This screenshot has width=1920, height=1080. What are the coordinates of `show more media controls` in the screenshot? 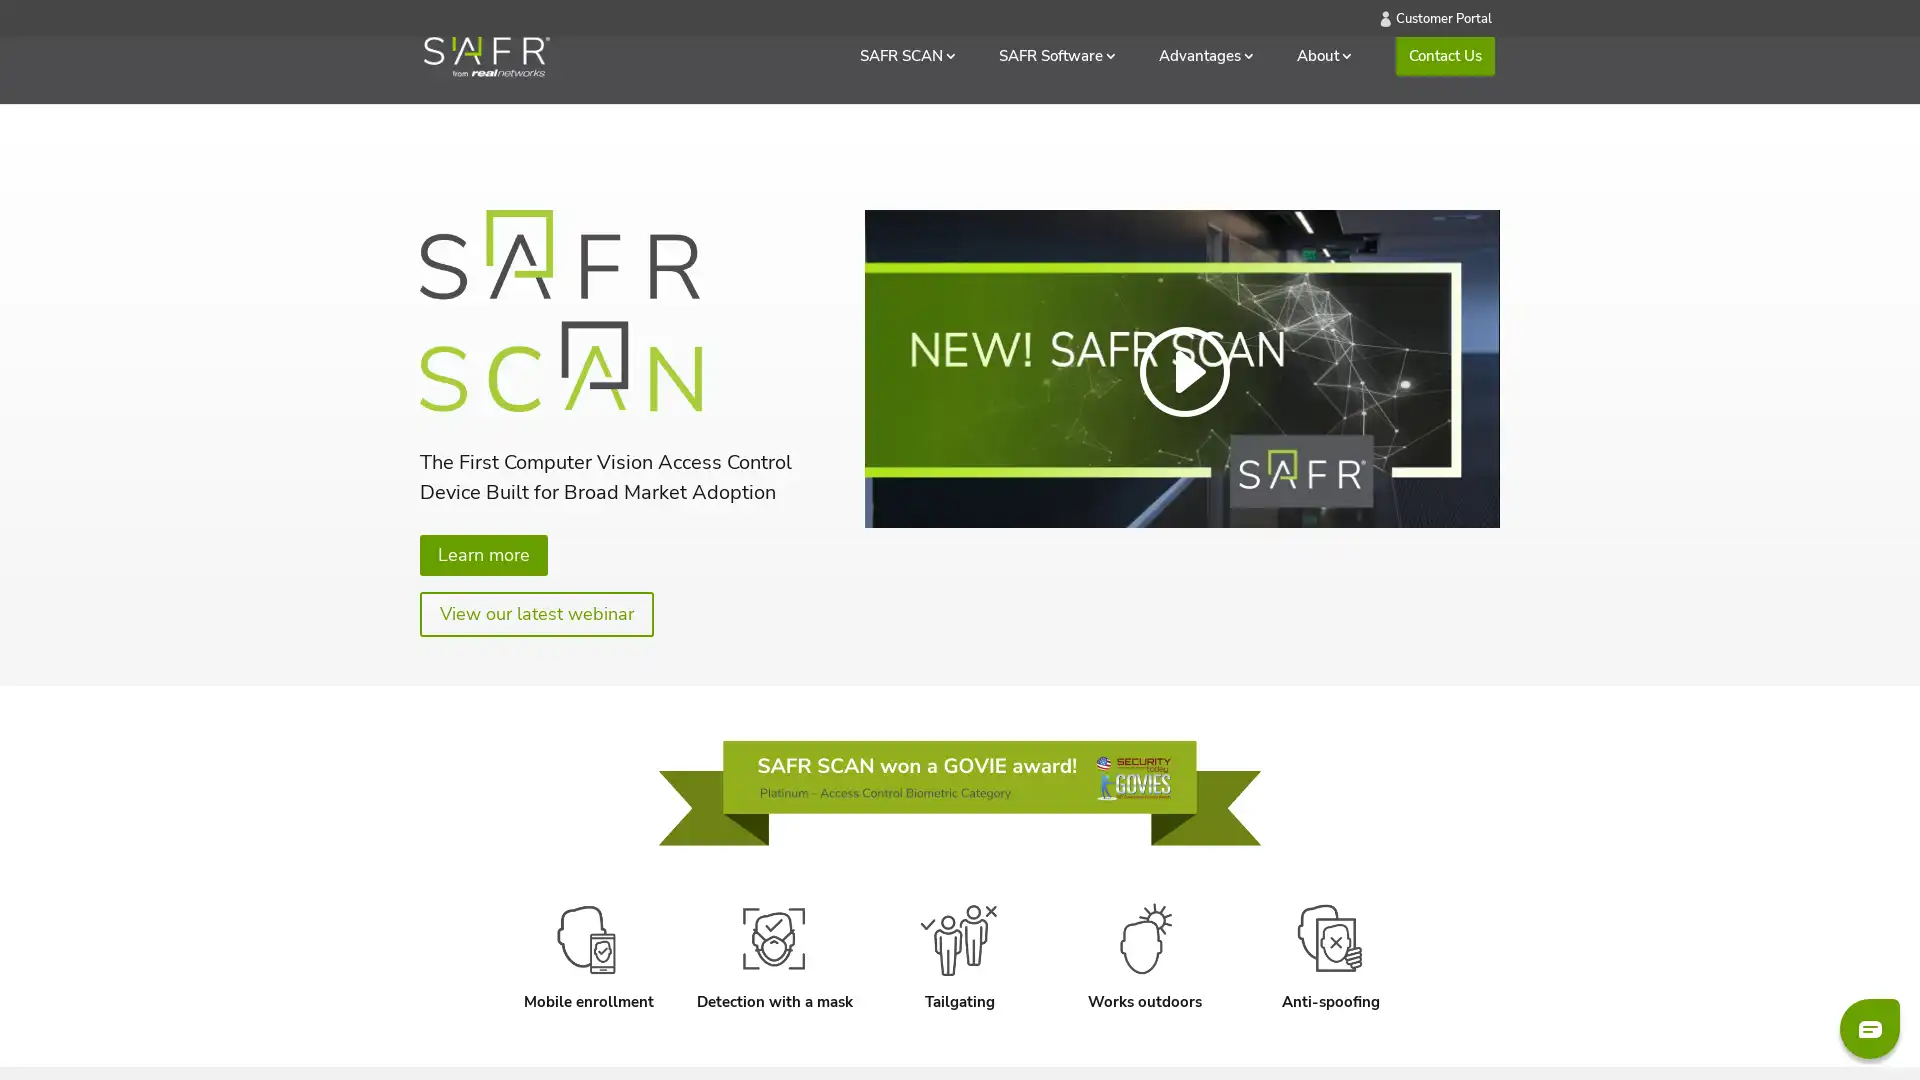 It's located at (1474, 478).